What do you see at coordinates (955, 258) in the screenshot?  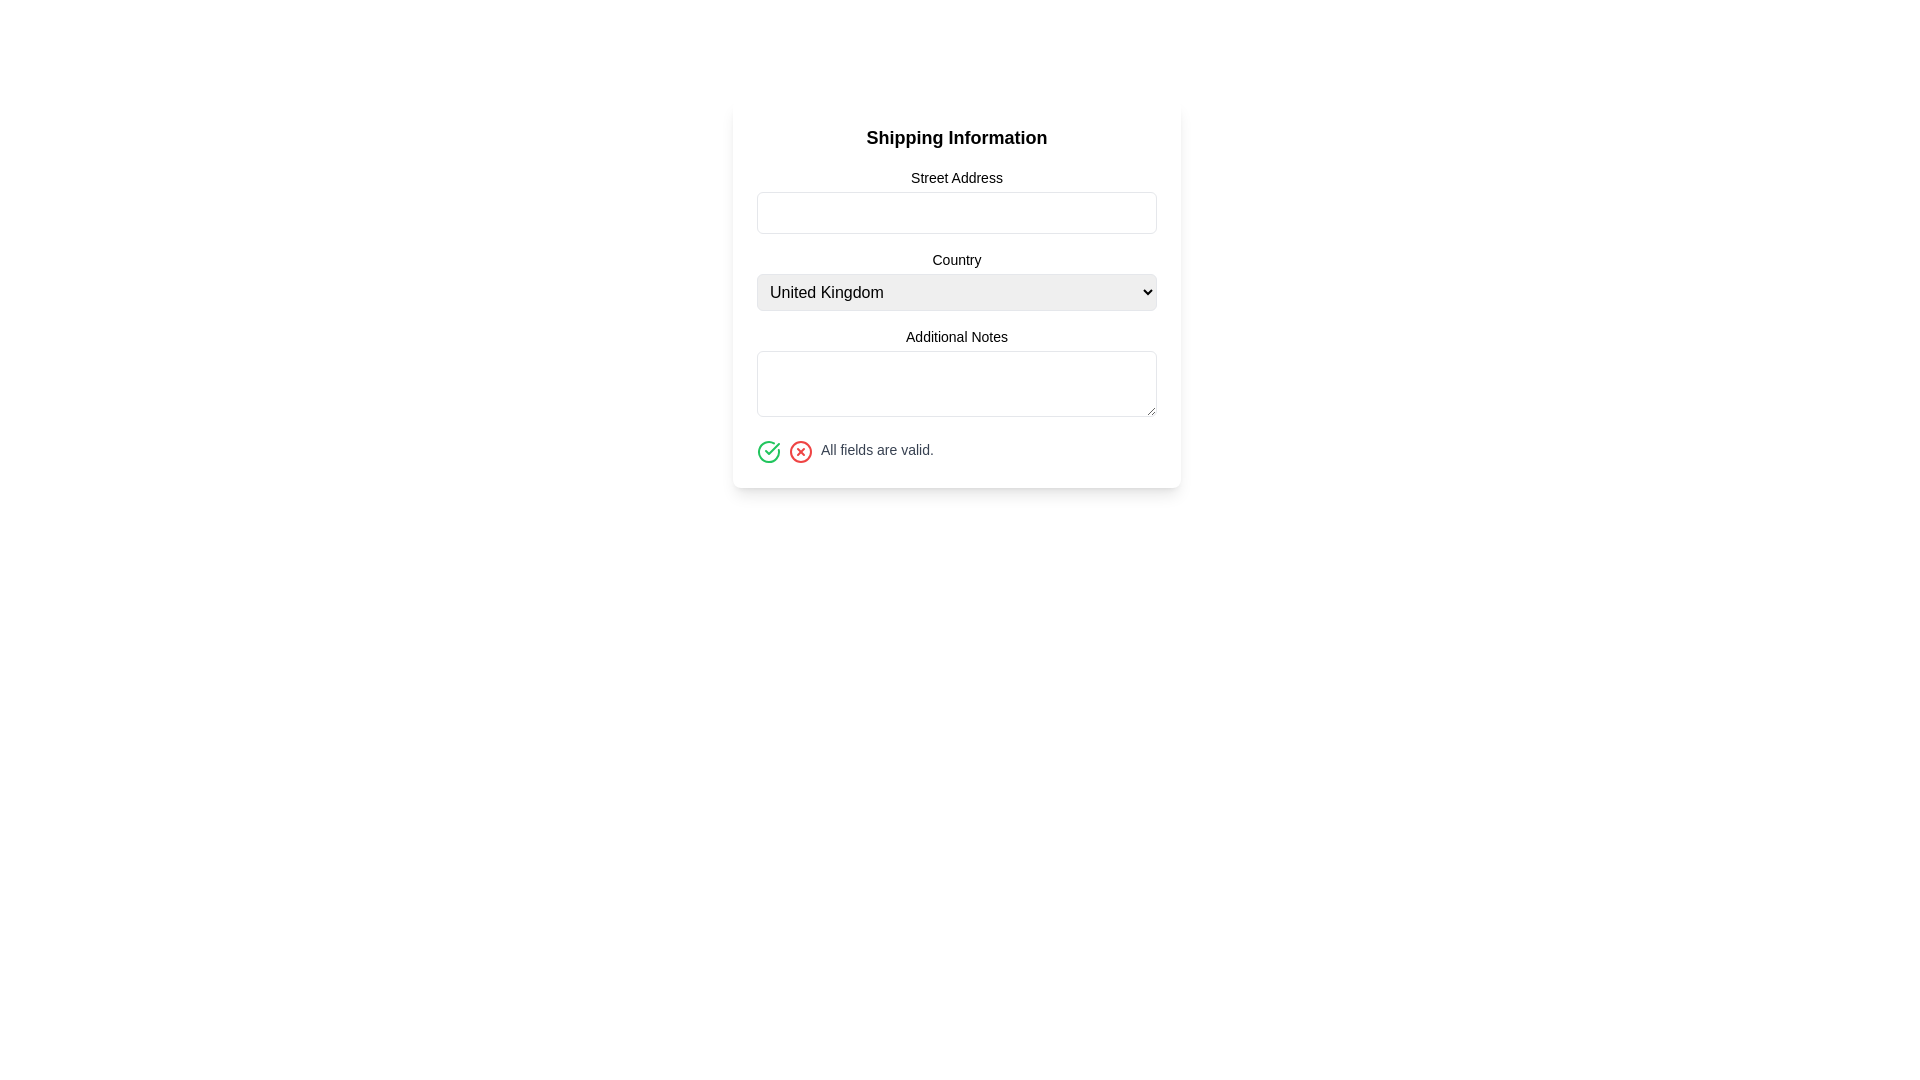 I see `the 'Country' label, which is a text label in a small serif font positioned above a dropdown menu in the center of the form` at bounding box center [955, 258].